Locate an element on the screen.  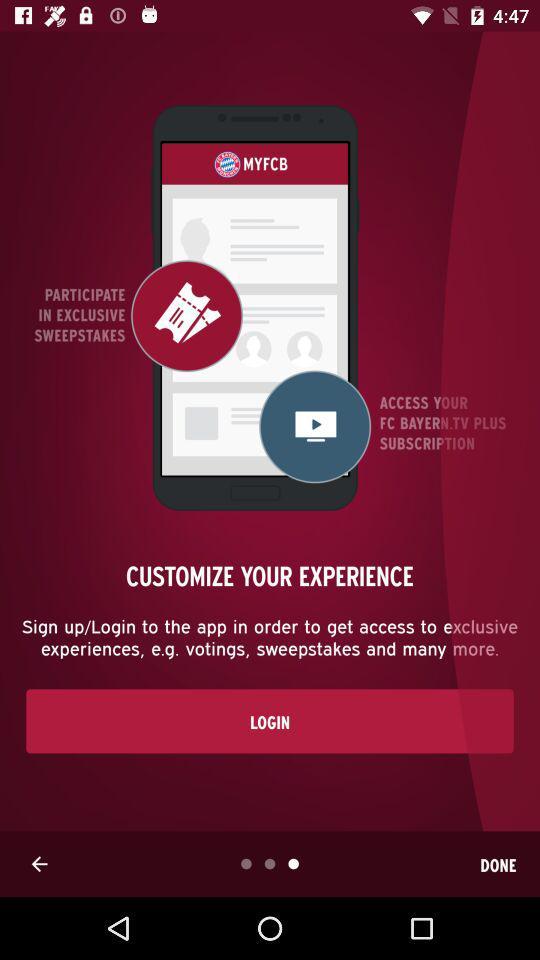
item below the login is located at coordinates (497, 863).